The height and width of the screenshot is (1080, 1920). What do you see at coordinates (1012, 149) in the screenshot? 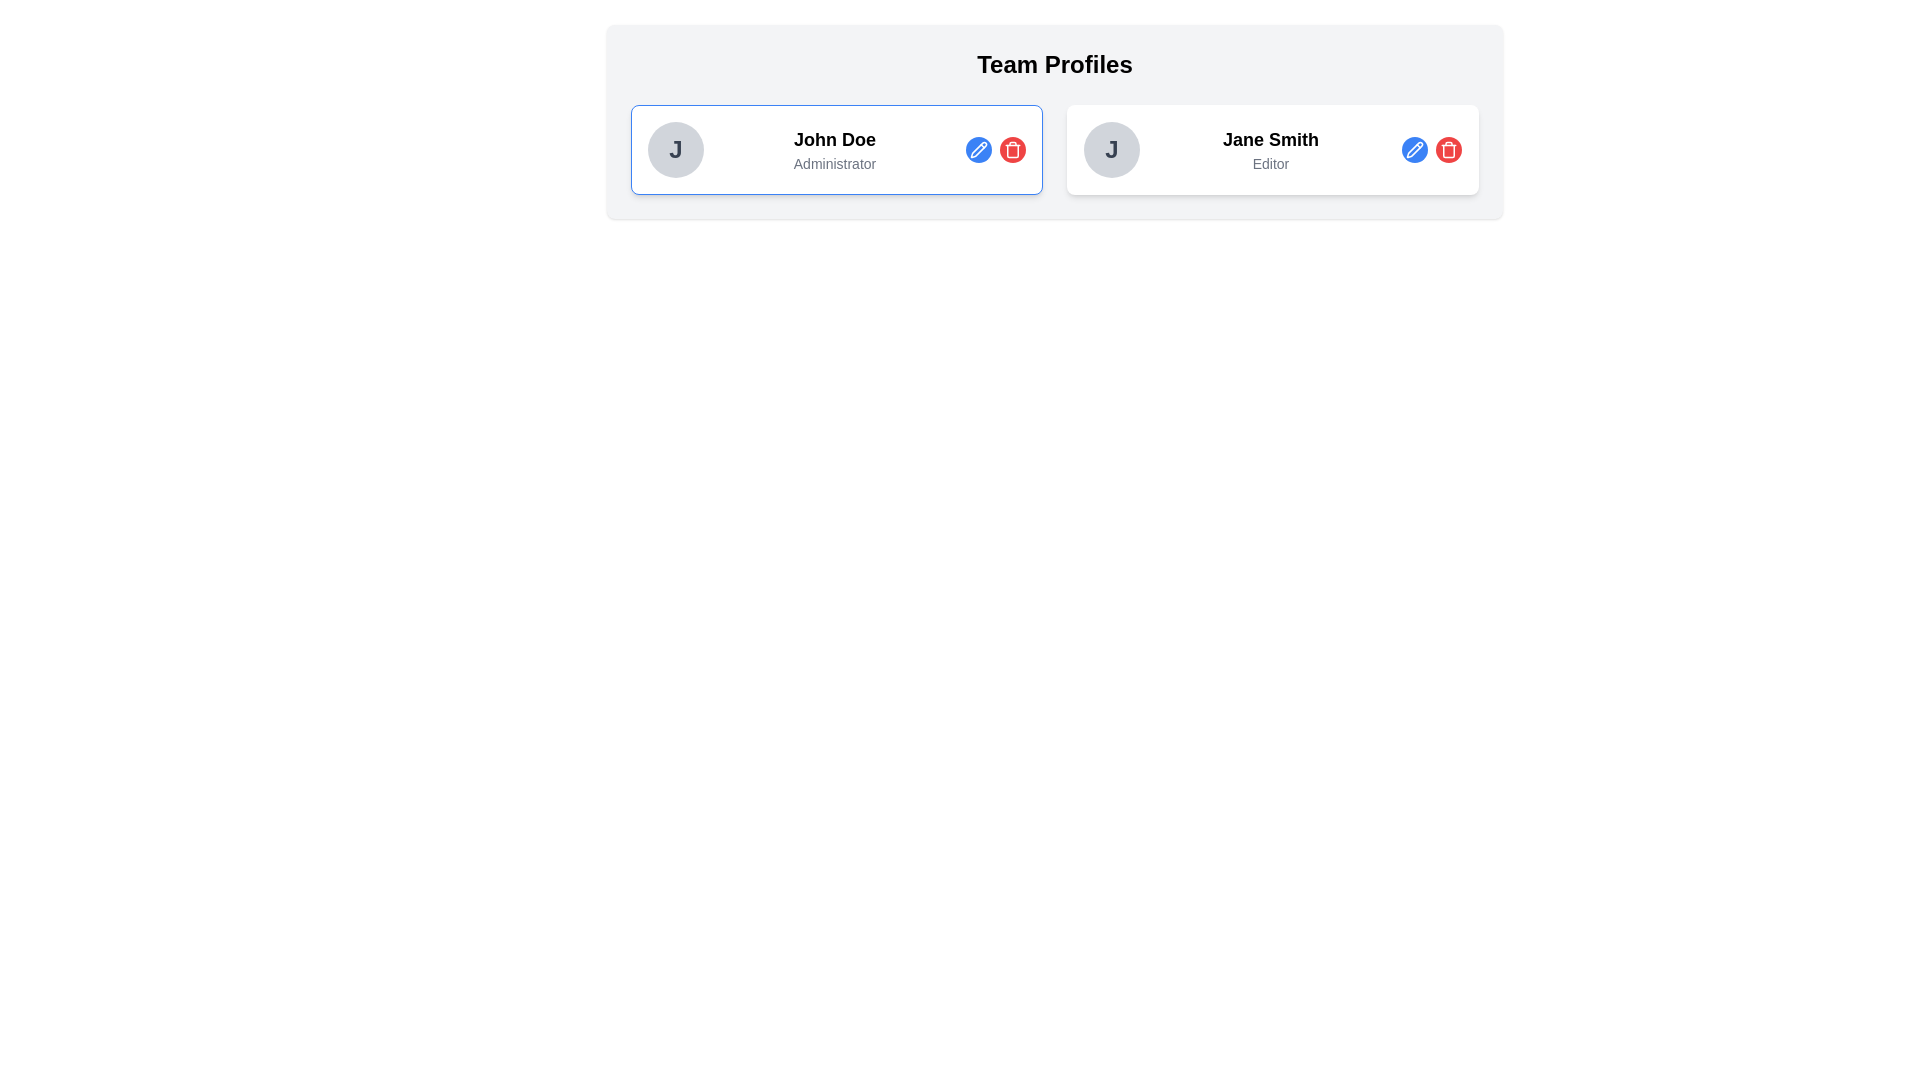
I see `the delete button located` at bounding box center [1012, 149].